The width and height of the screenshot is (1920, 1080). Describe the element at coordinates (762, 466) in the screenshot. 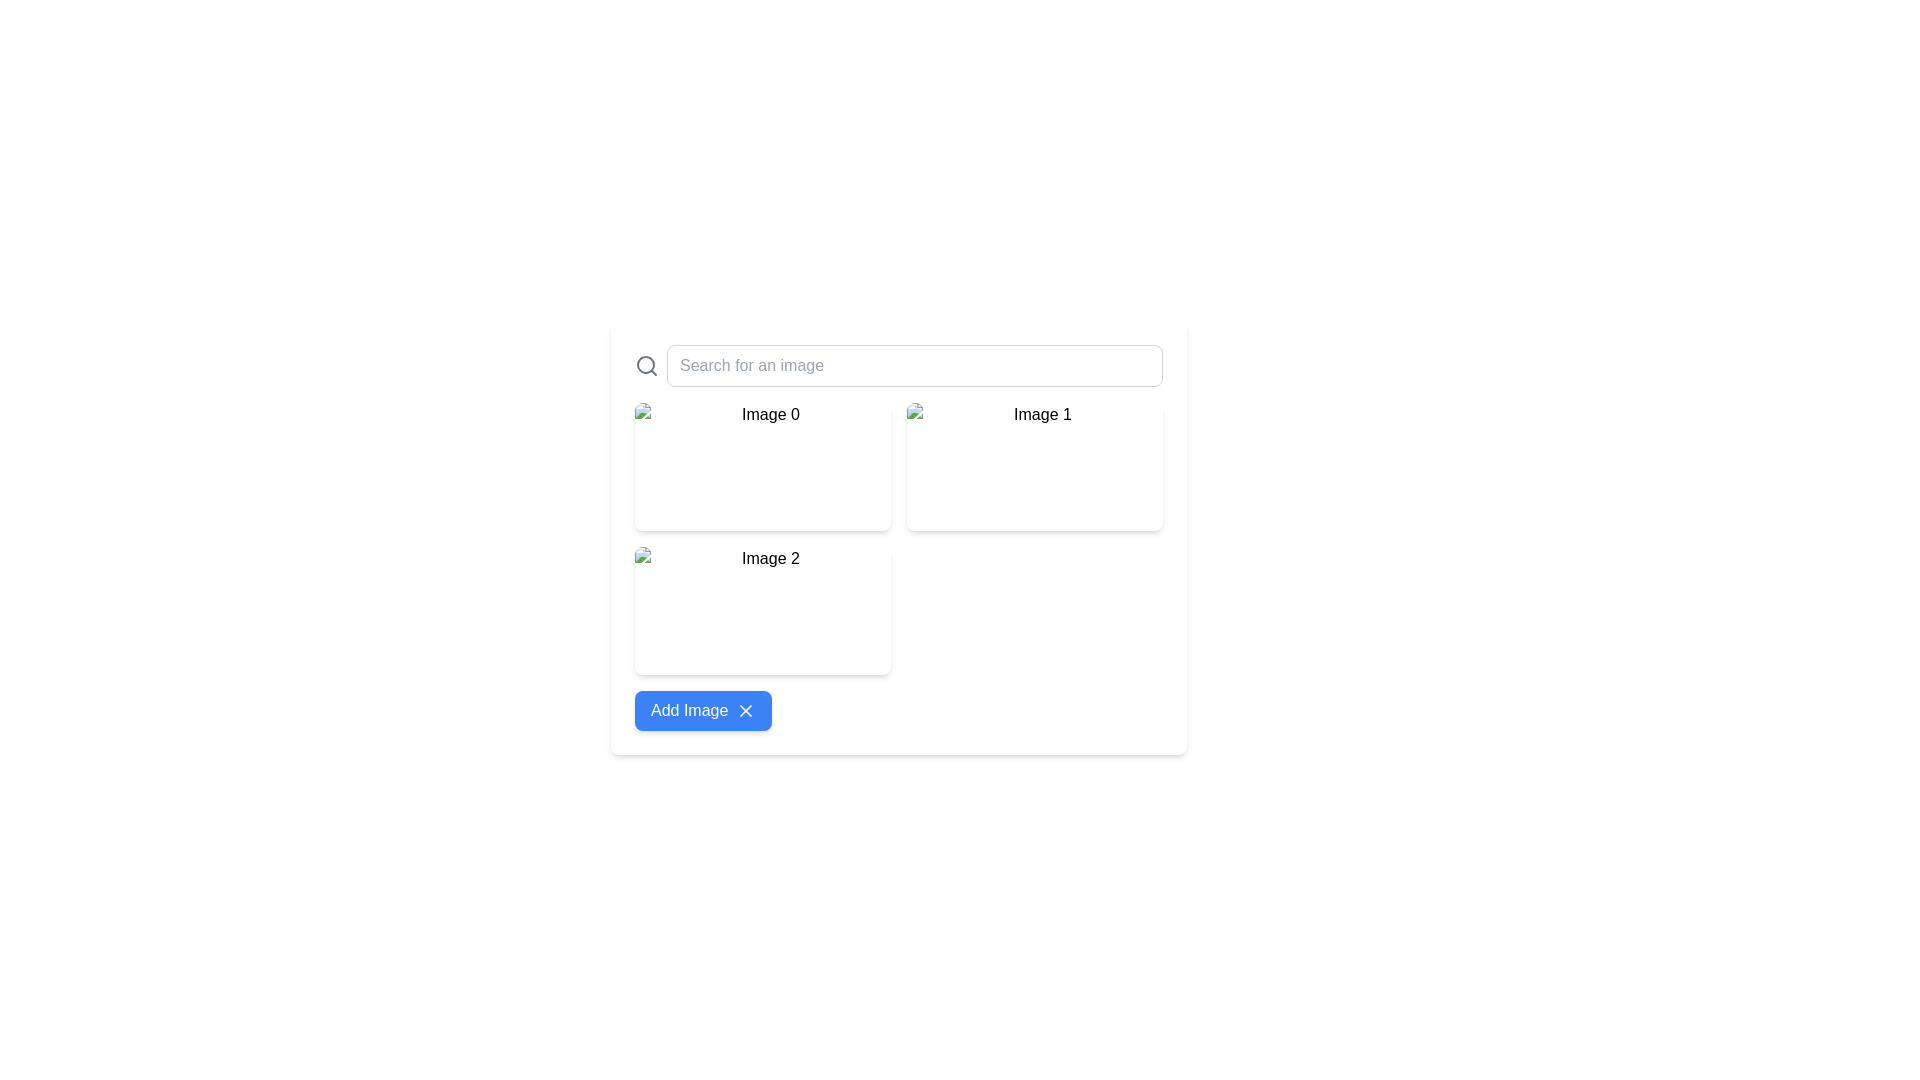

I see `the image placeholder labeled 'Image1' located` at that location.